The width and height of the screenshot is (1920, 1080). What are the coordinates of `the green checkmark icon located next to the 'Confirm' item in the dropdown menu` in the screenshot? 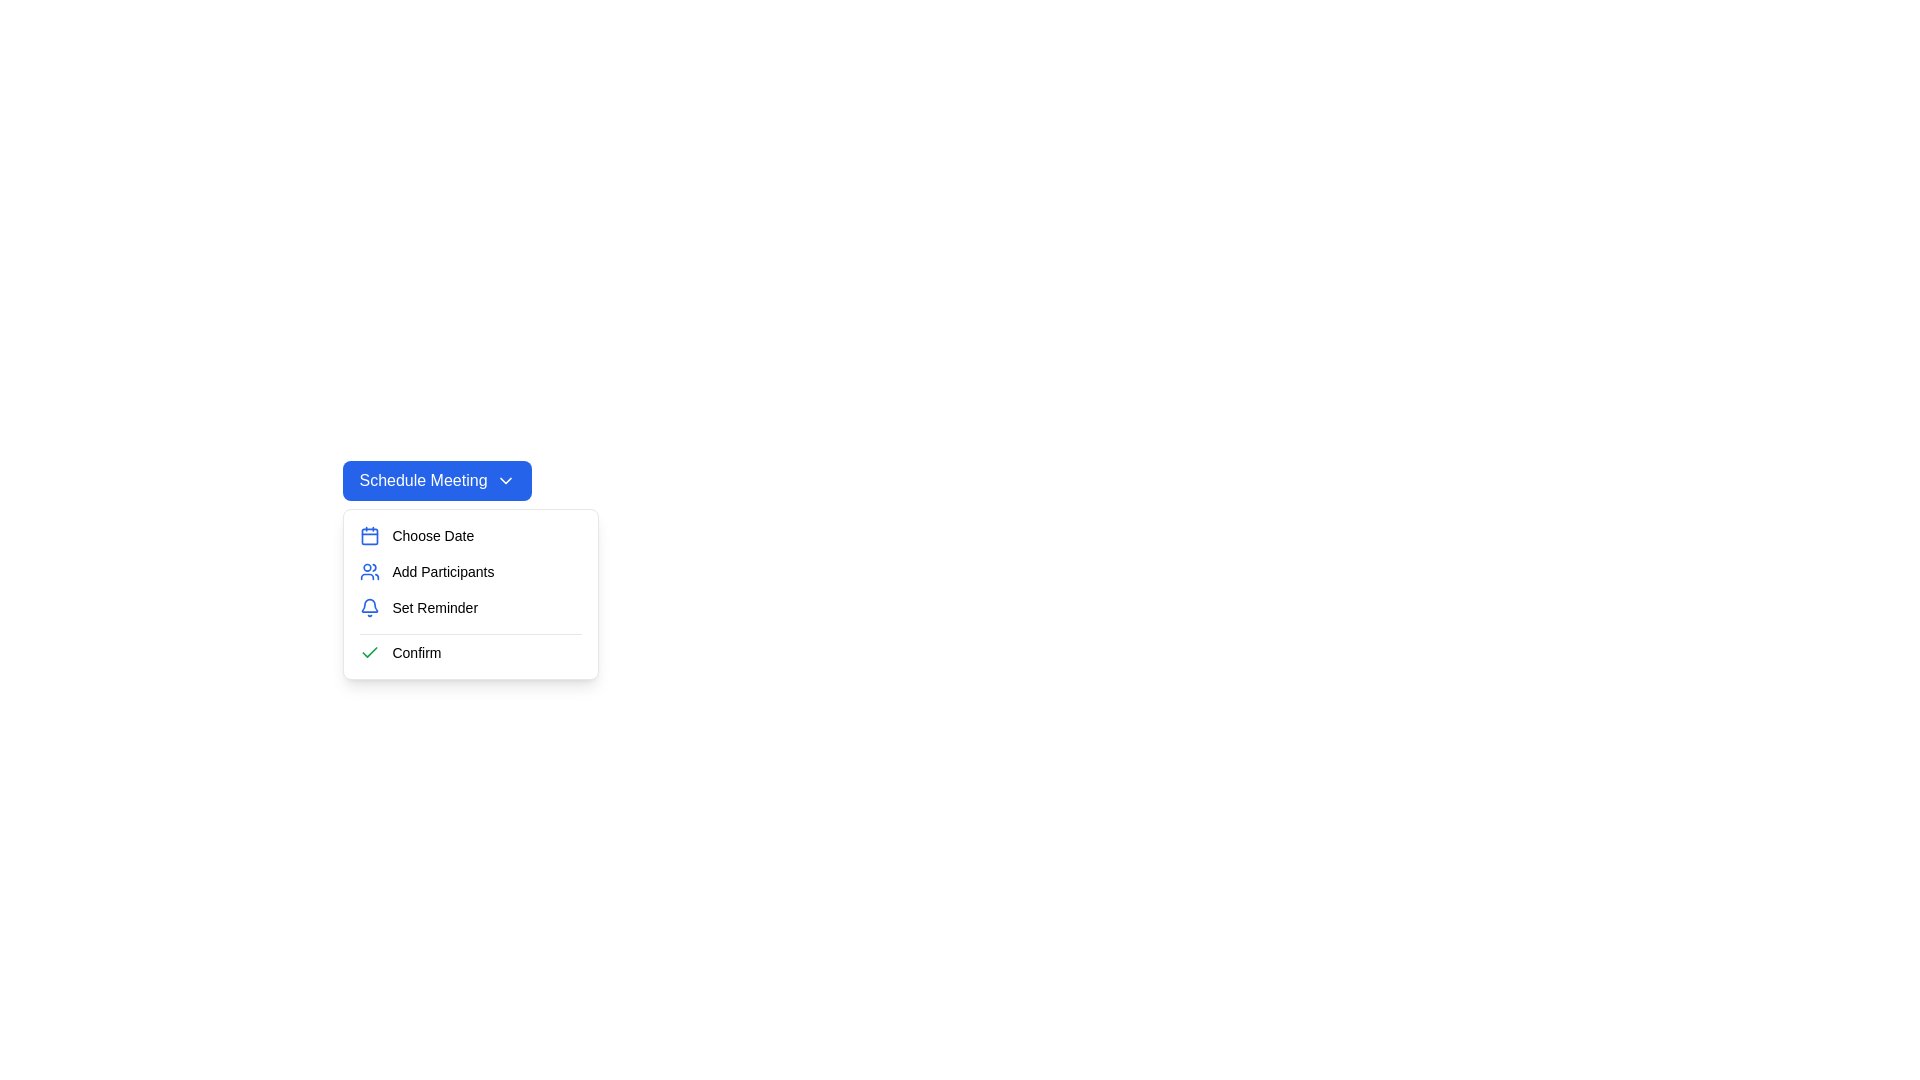 It's located at (370, 652).